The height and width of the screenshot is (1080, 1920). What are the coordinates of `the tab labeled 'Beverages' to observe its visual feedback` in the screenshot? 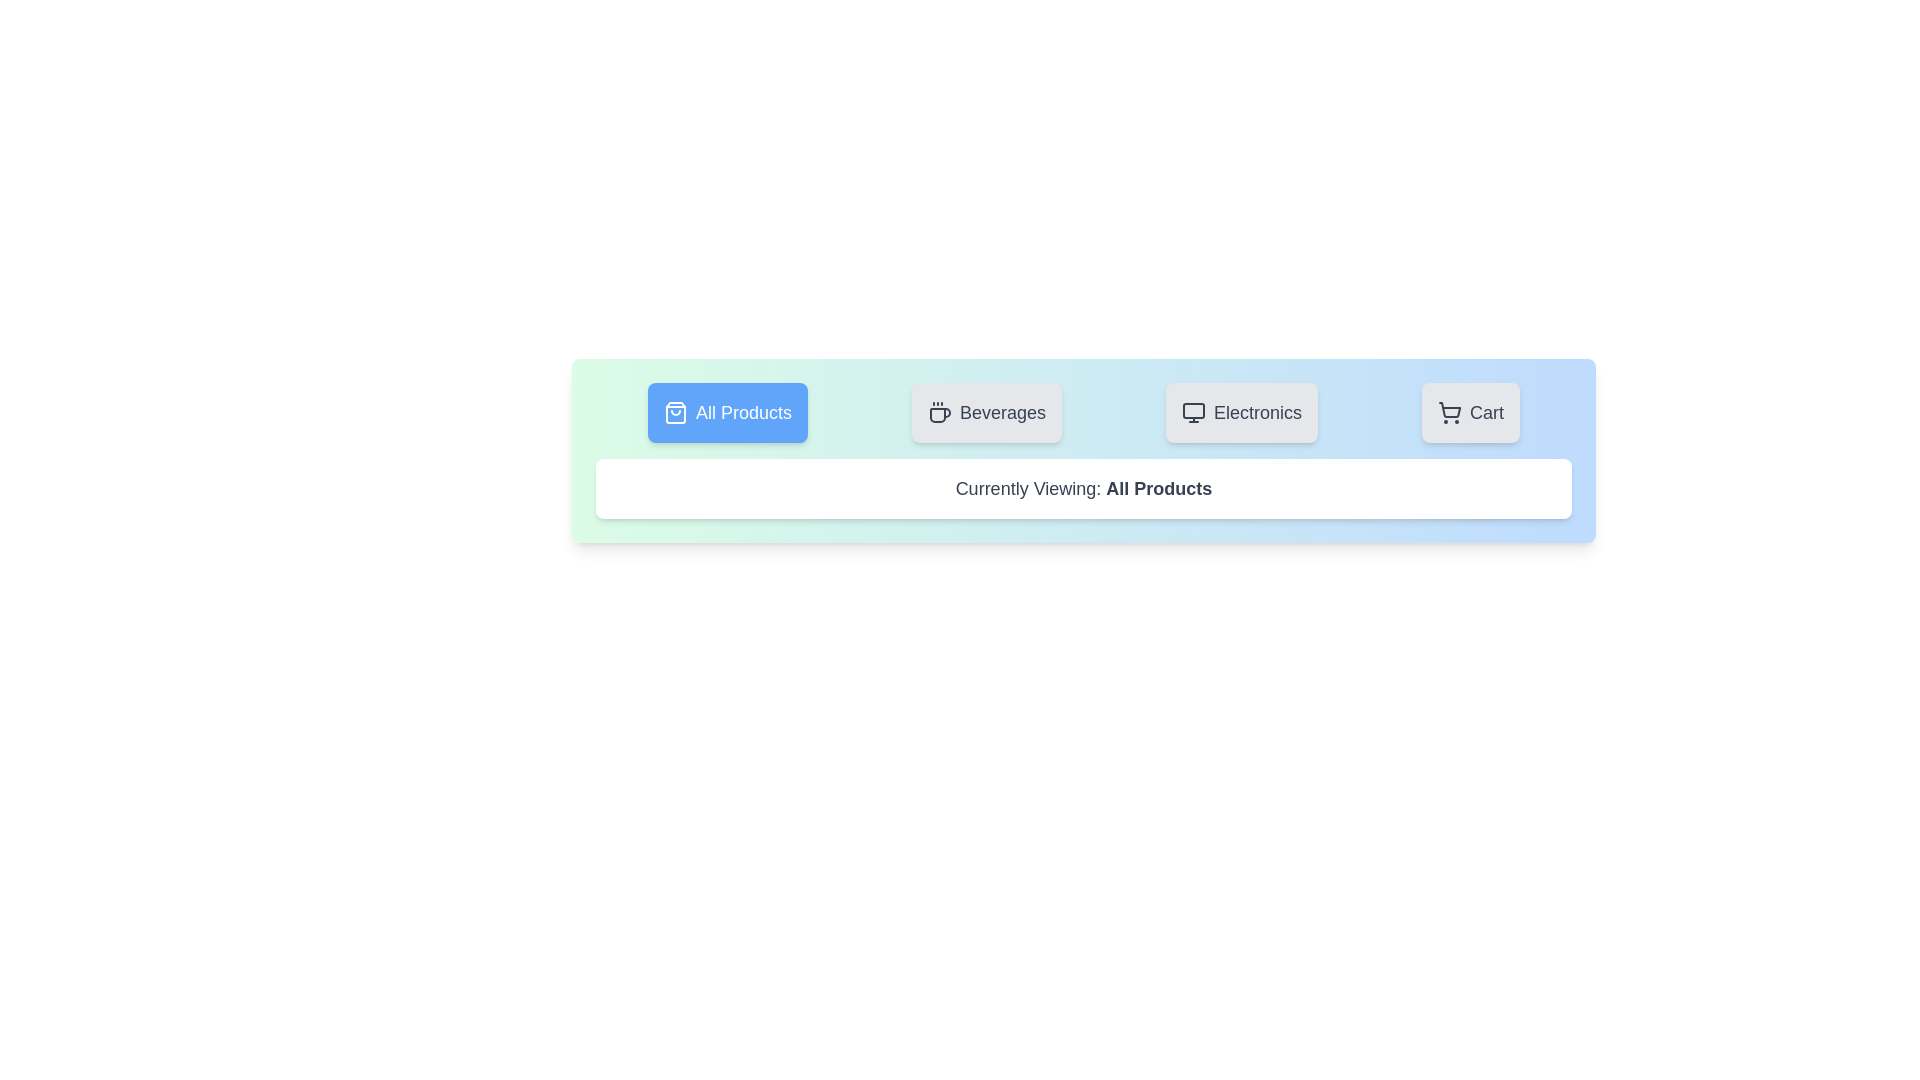 It's located at (987, 411).